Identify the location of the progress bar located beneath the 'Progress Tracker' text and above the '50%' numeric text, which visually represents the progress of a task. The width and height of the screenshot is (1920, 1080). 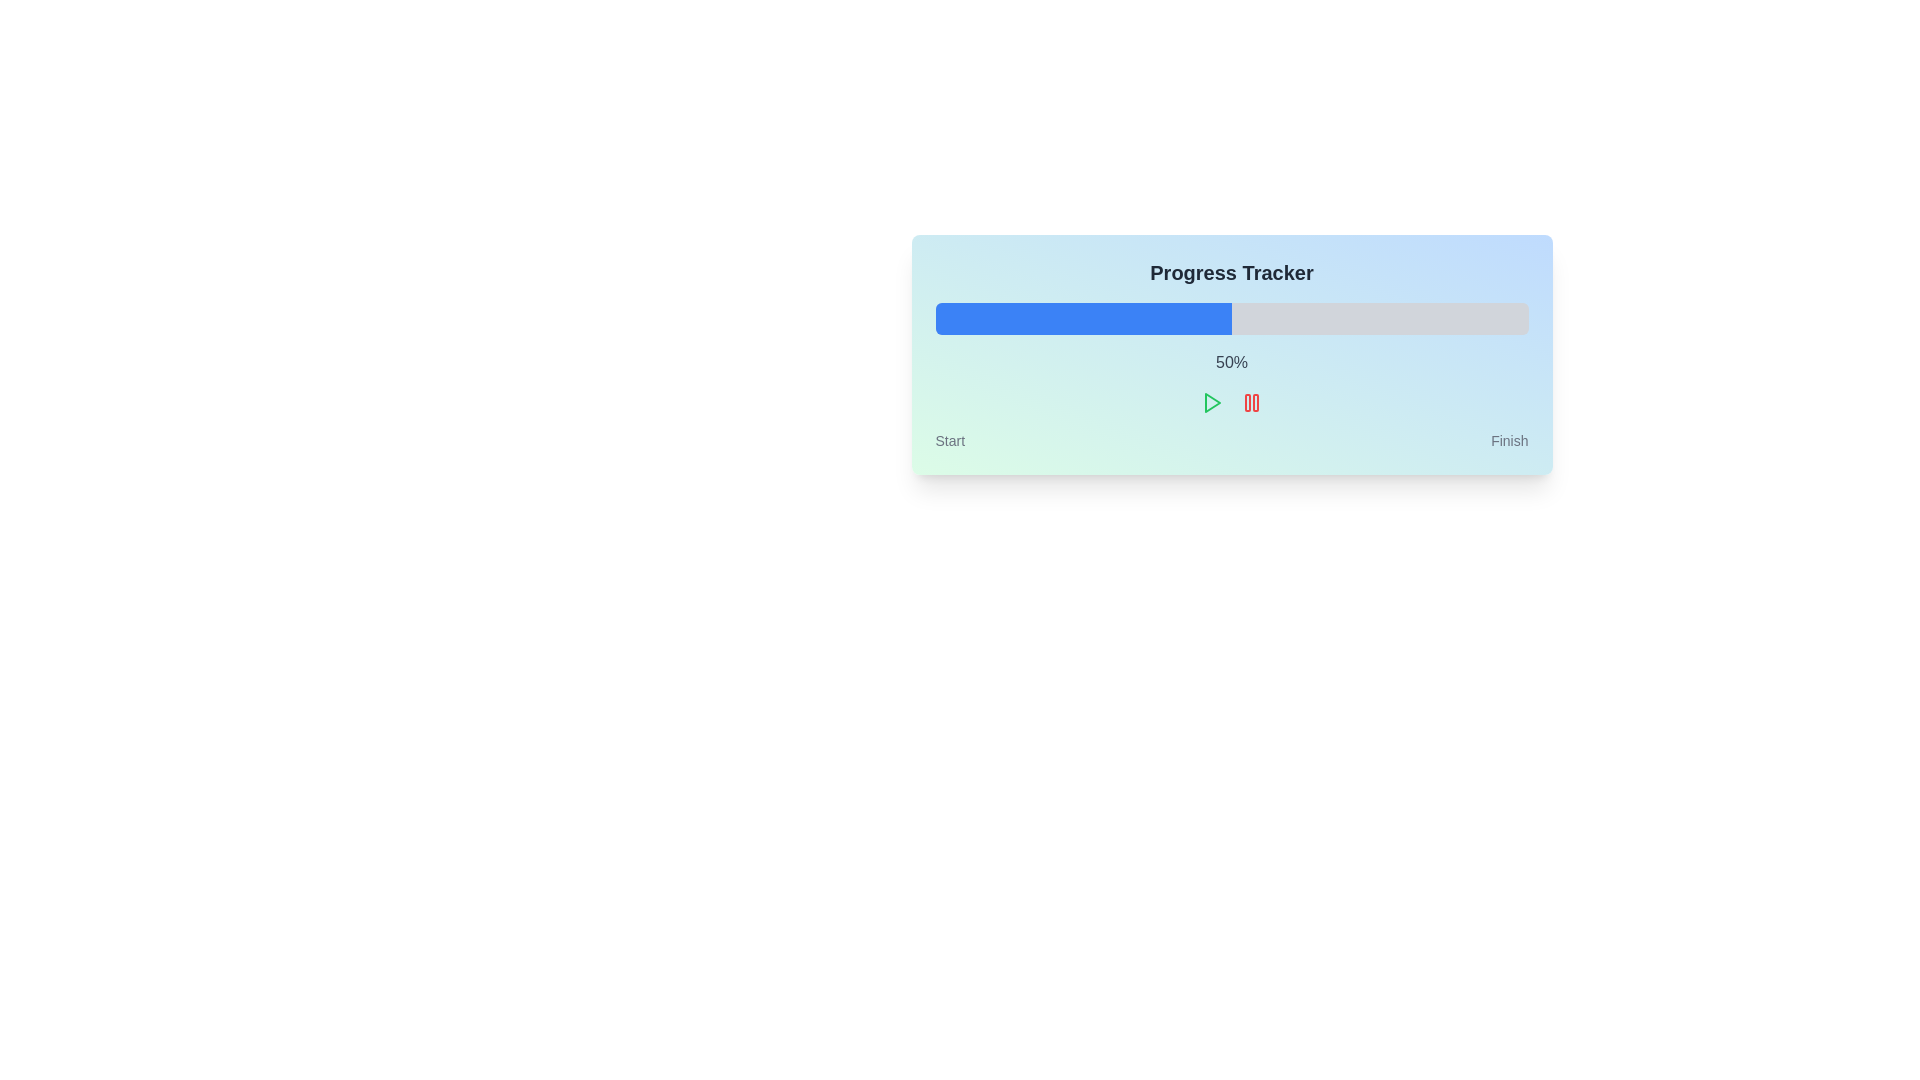
(1231, 318).